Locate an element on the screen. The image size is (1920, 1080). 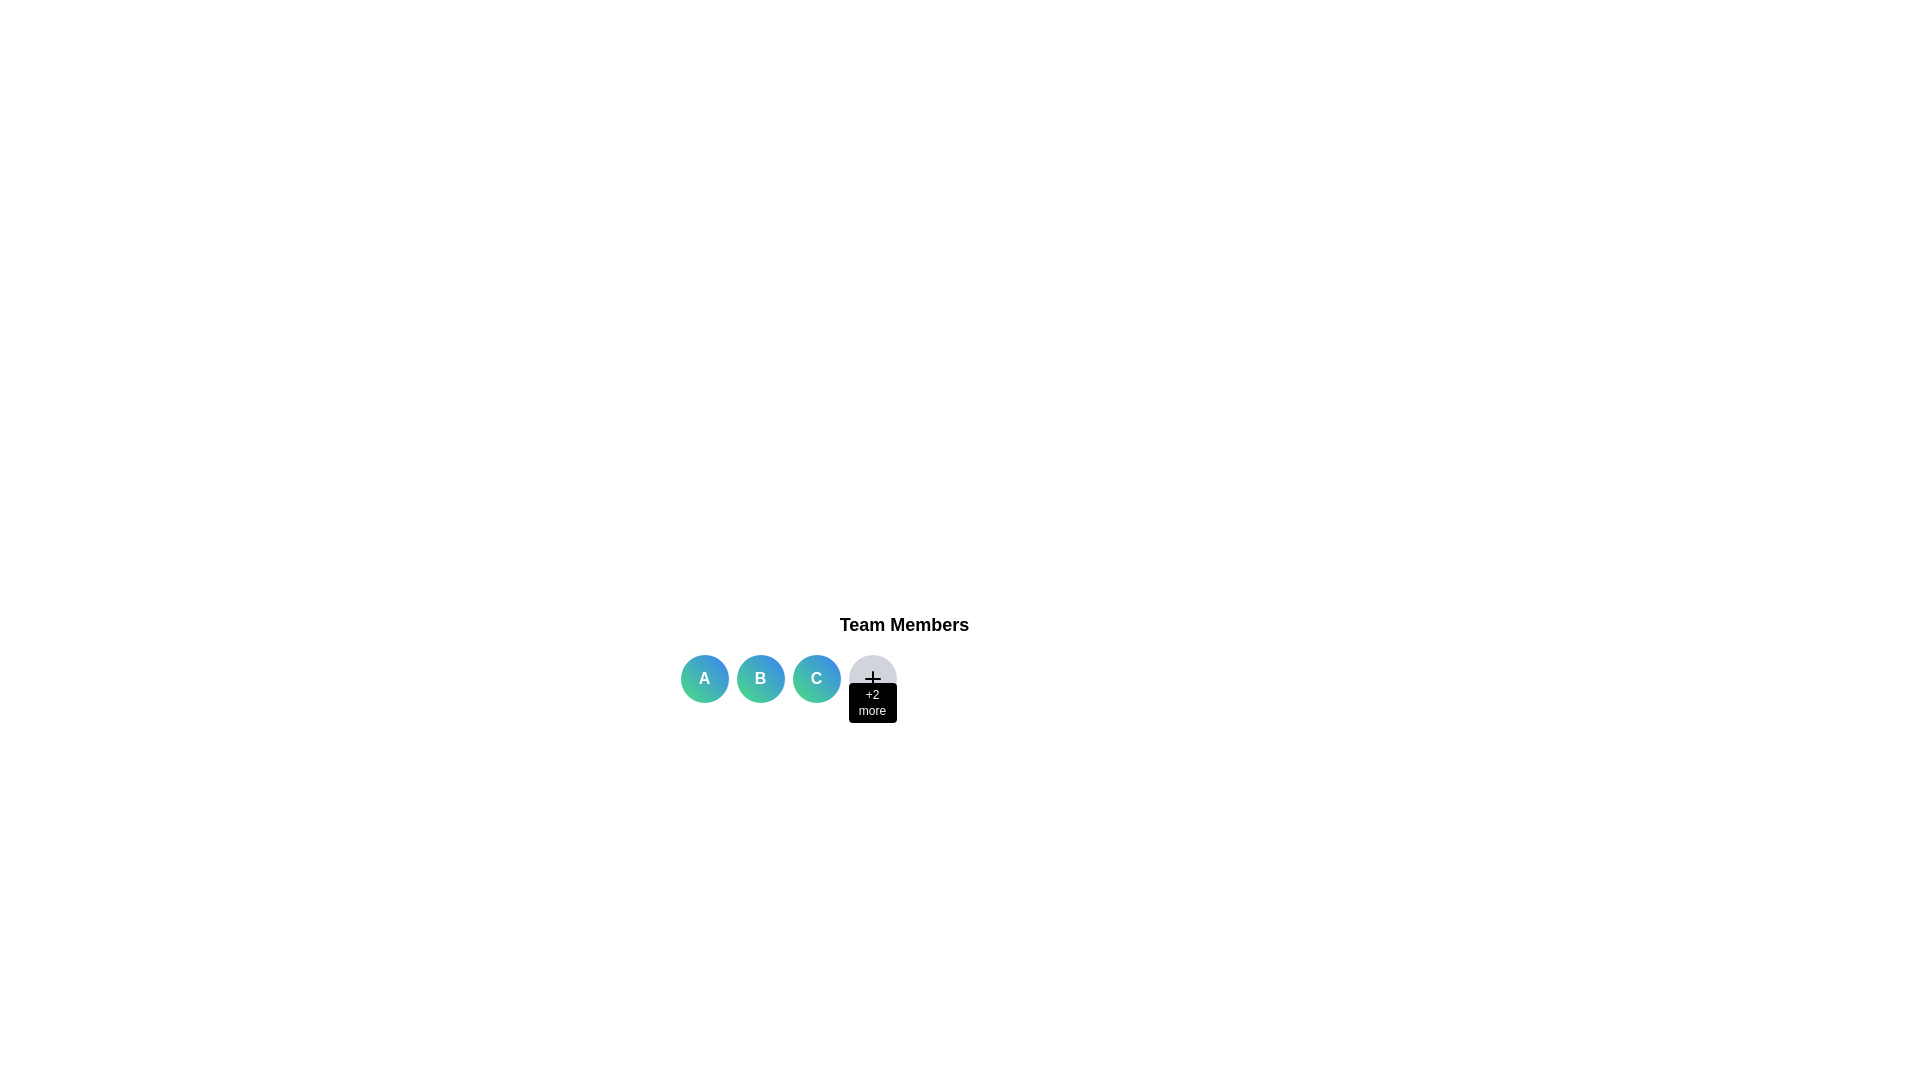
the tooltip displaying the text '+2 more' which is located directly below the circular avatar button with a plus icon, positioned fourth among the row of avatars is located at coordinates (872, 701).